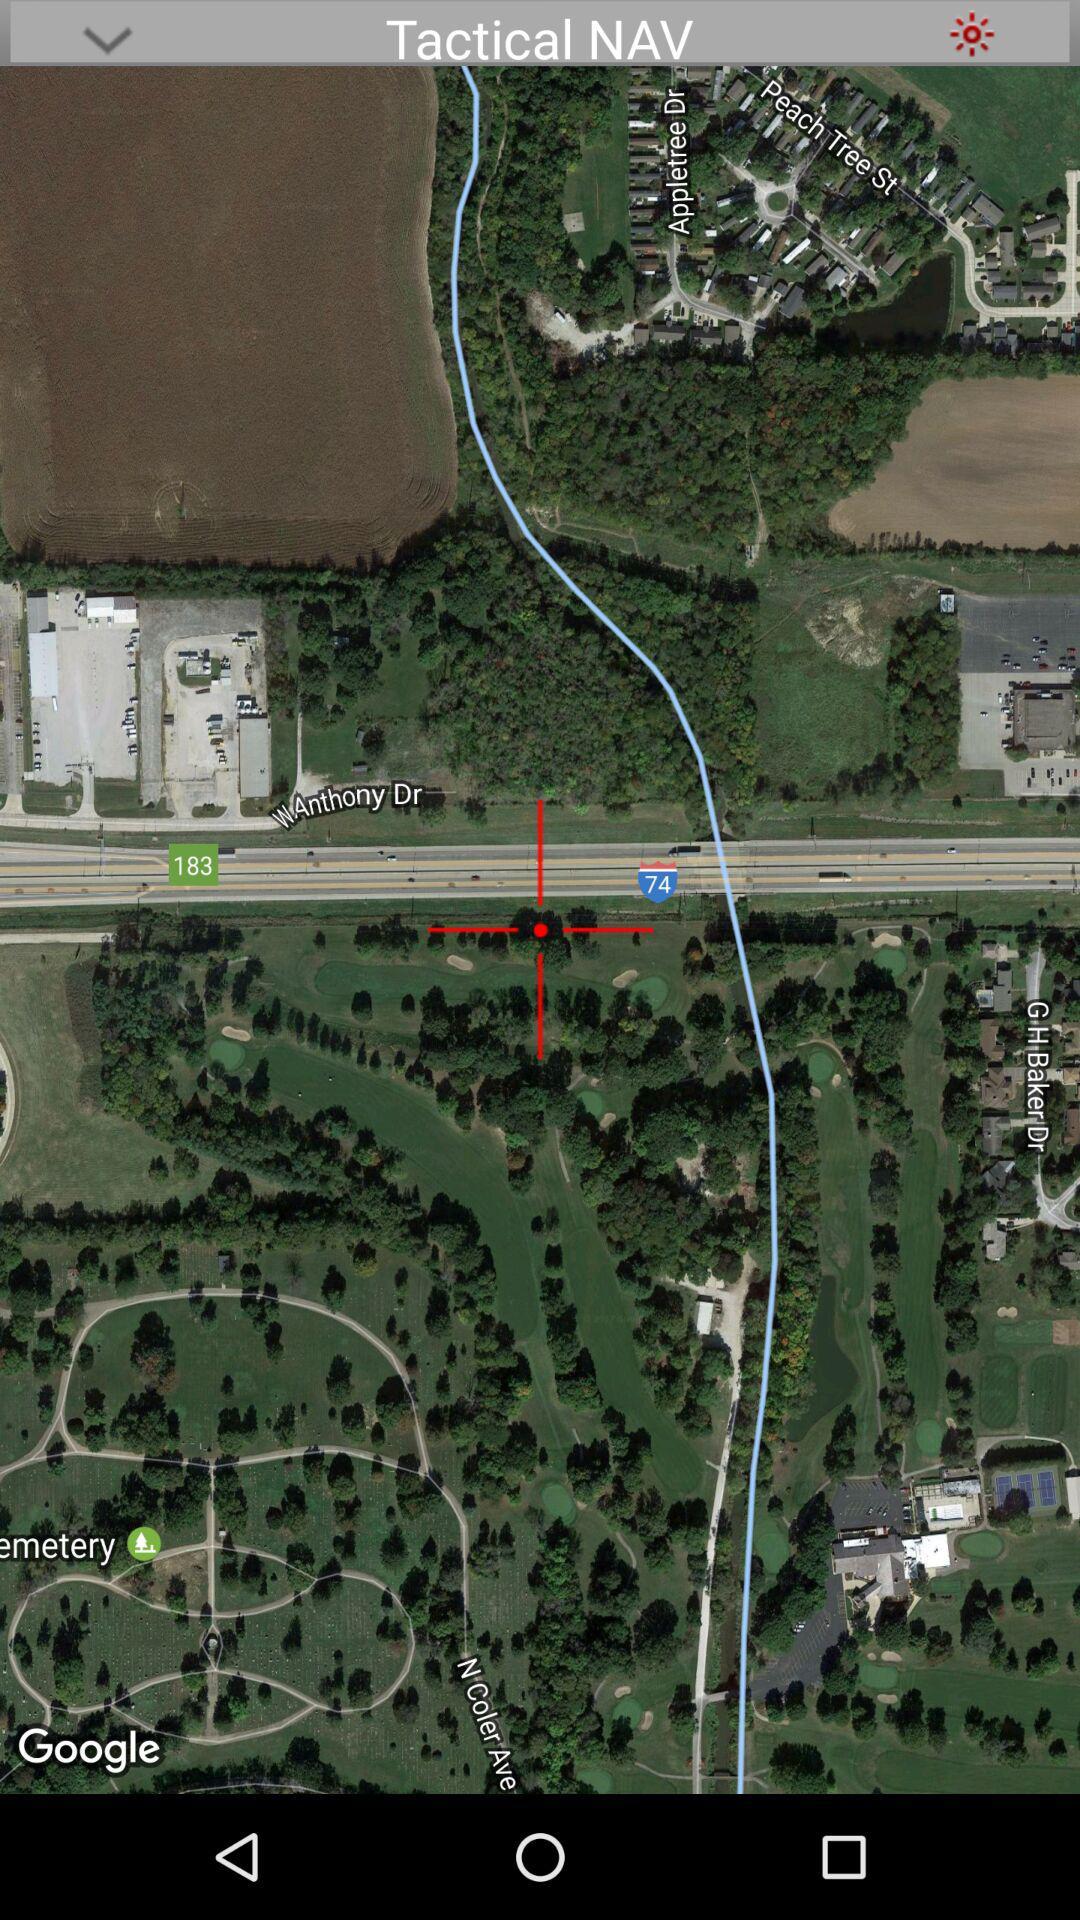 The image size is (1080, 1920). I want to click on click dropdown, so click(107, 33).